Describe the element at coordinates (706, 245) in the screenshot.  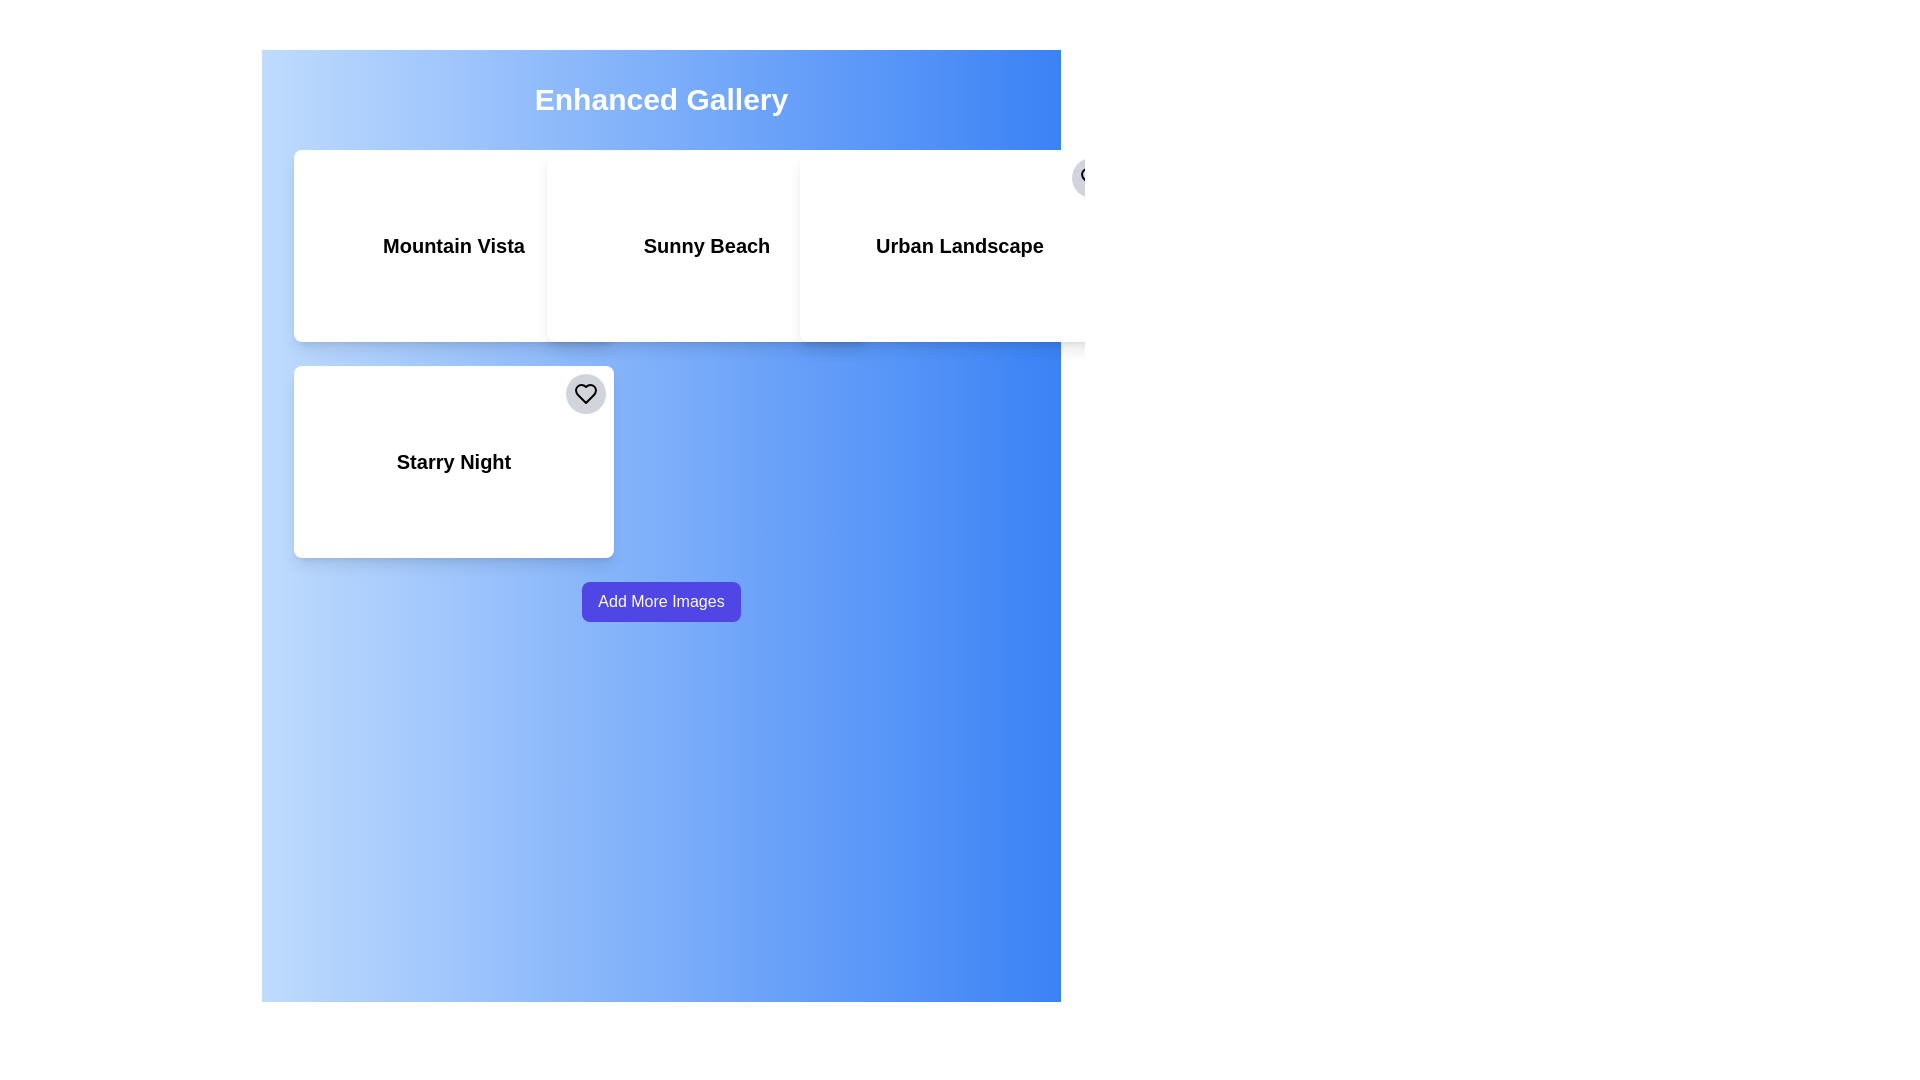
I see `the text label titled 'Sunny Beach' which serves as a title for the content in the second card of a horizontally aligned group of three cards` at that location.